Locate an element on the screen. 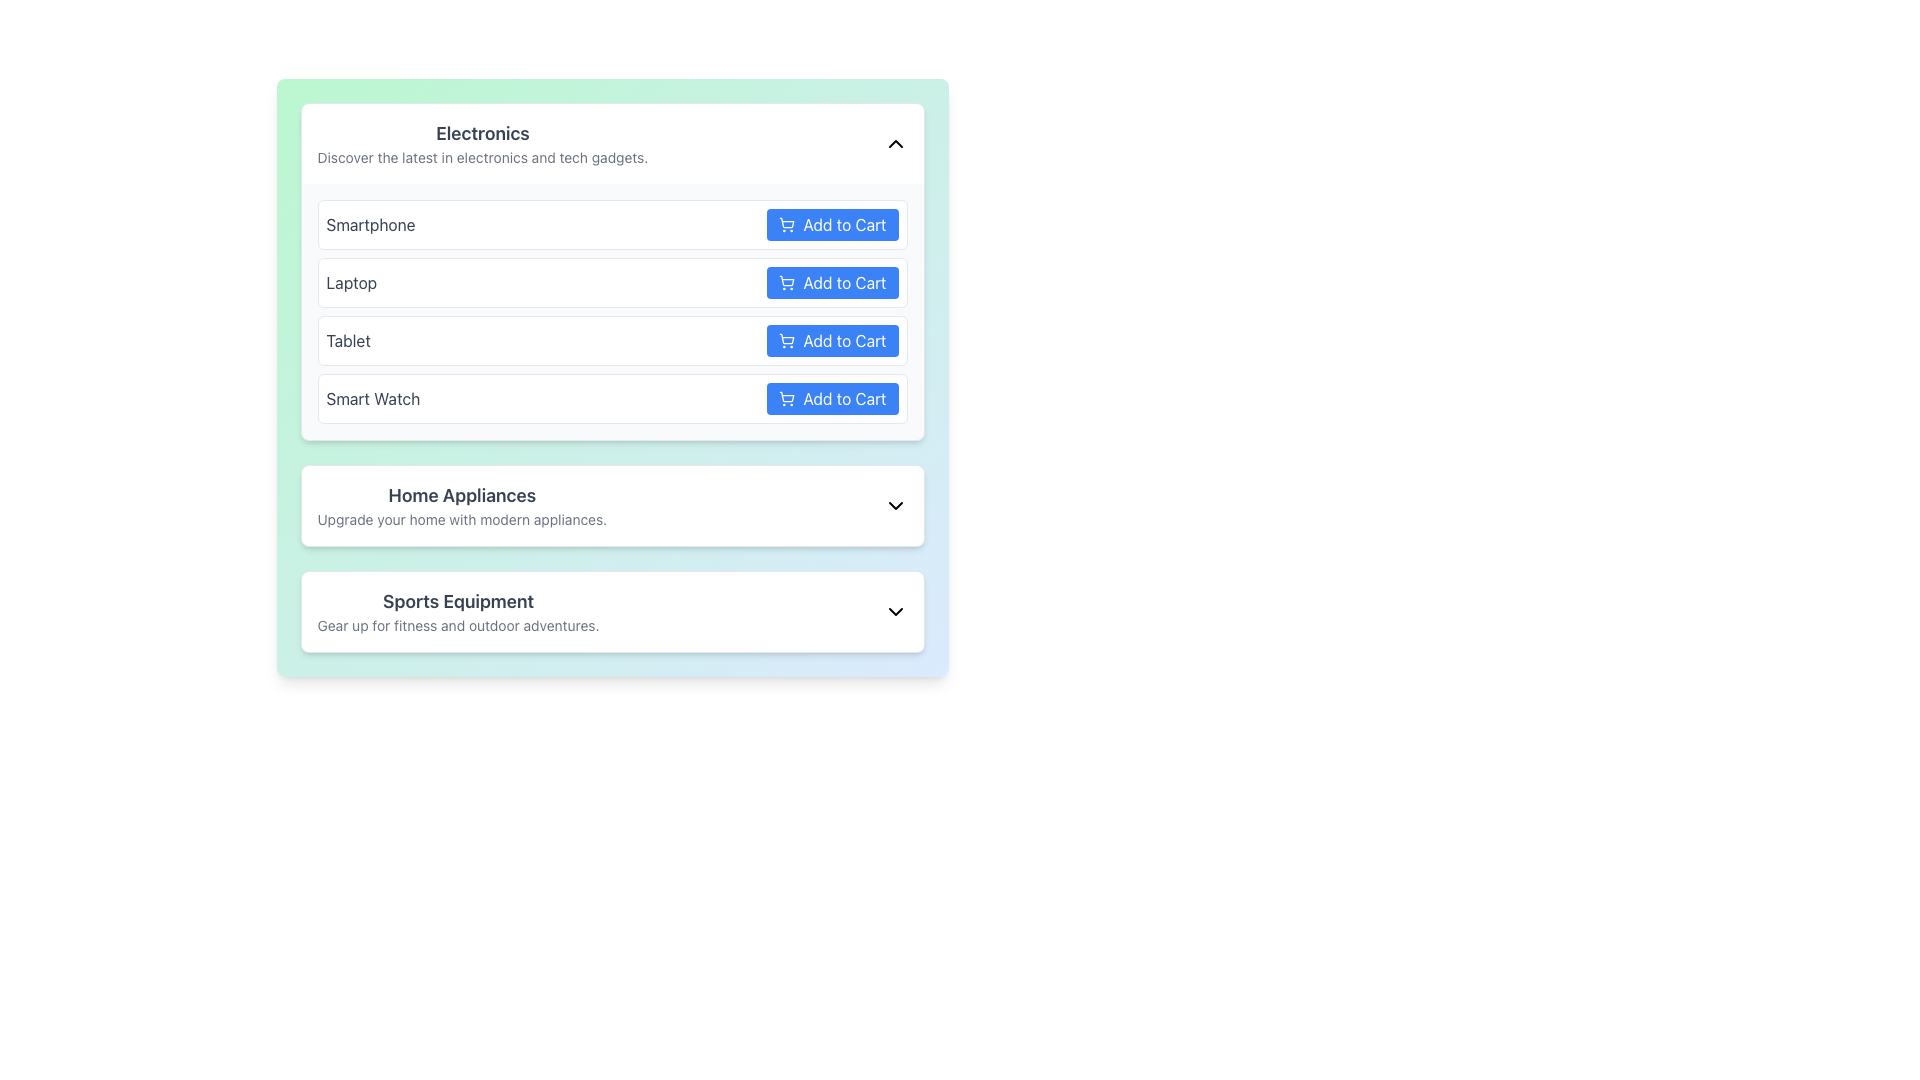 The width and height of the screenshot is (1920, 1080). the downward chevron icon on the right side of the 'Home Appliances' title is located at coordinates (894, 504).